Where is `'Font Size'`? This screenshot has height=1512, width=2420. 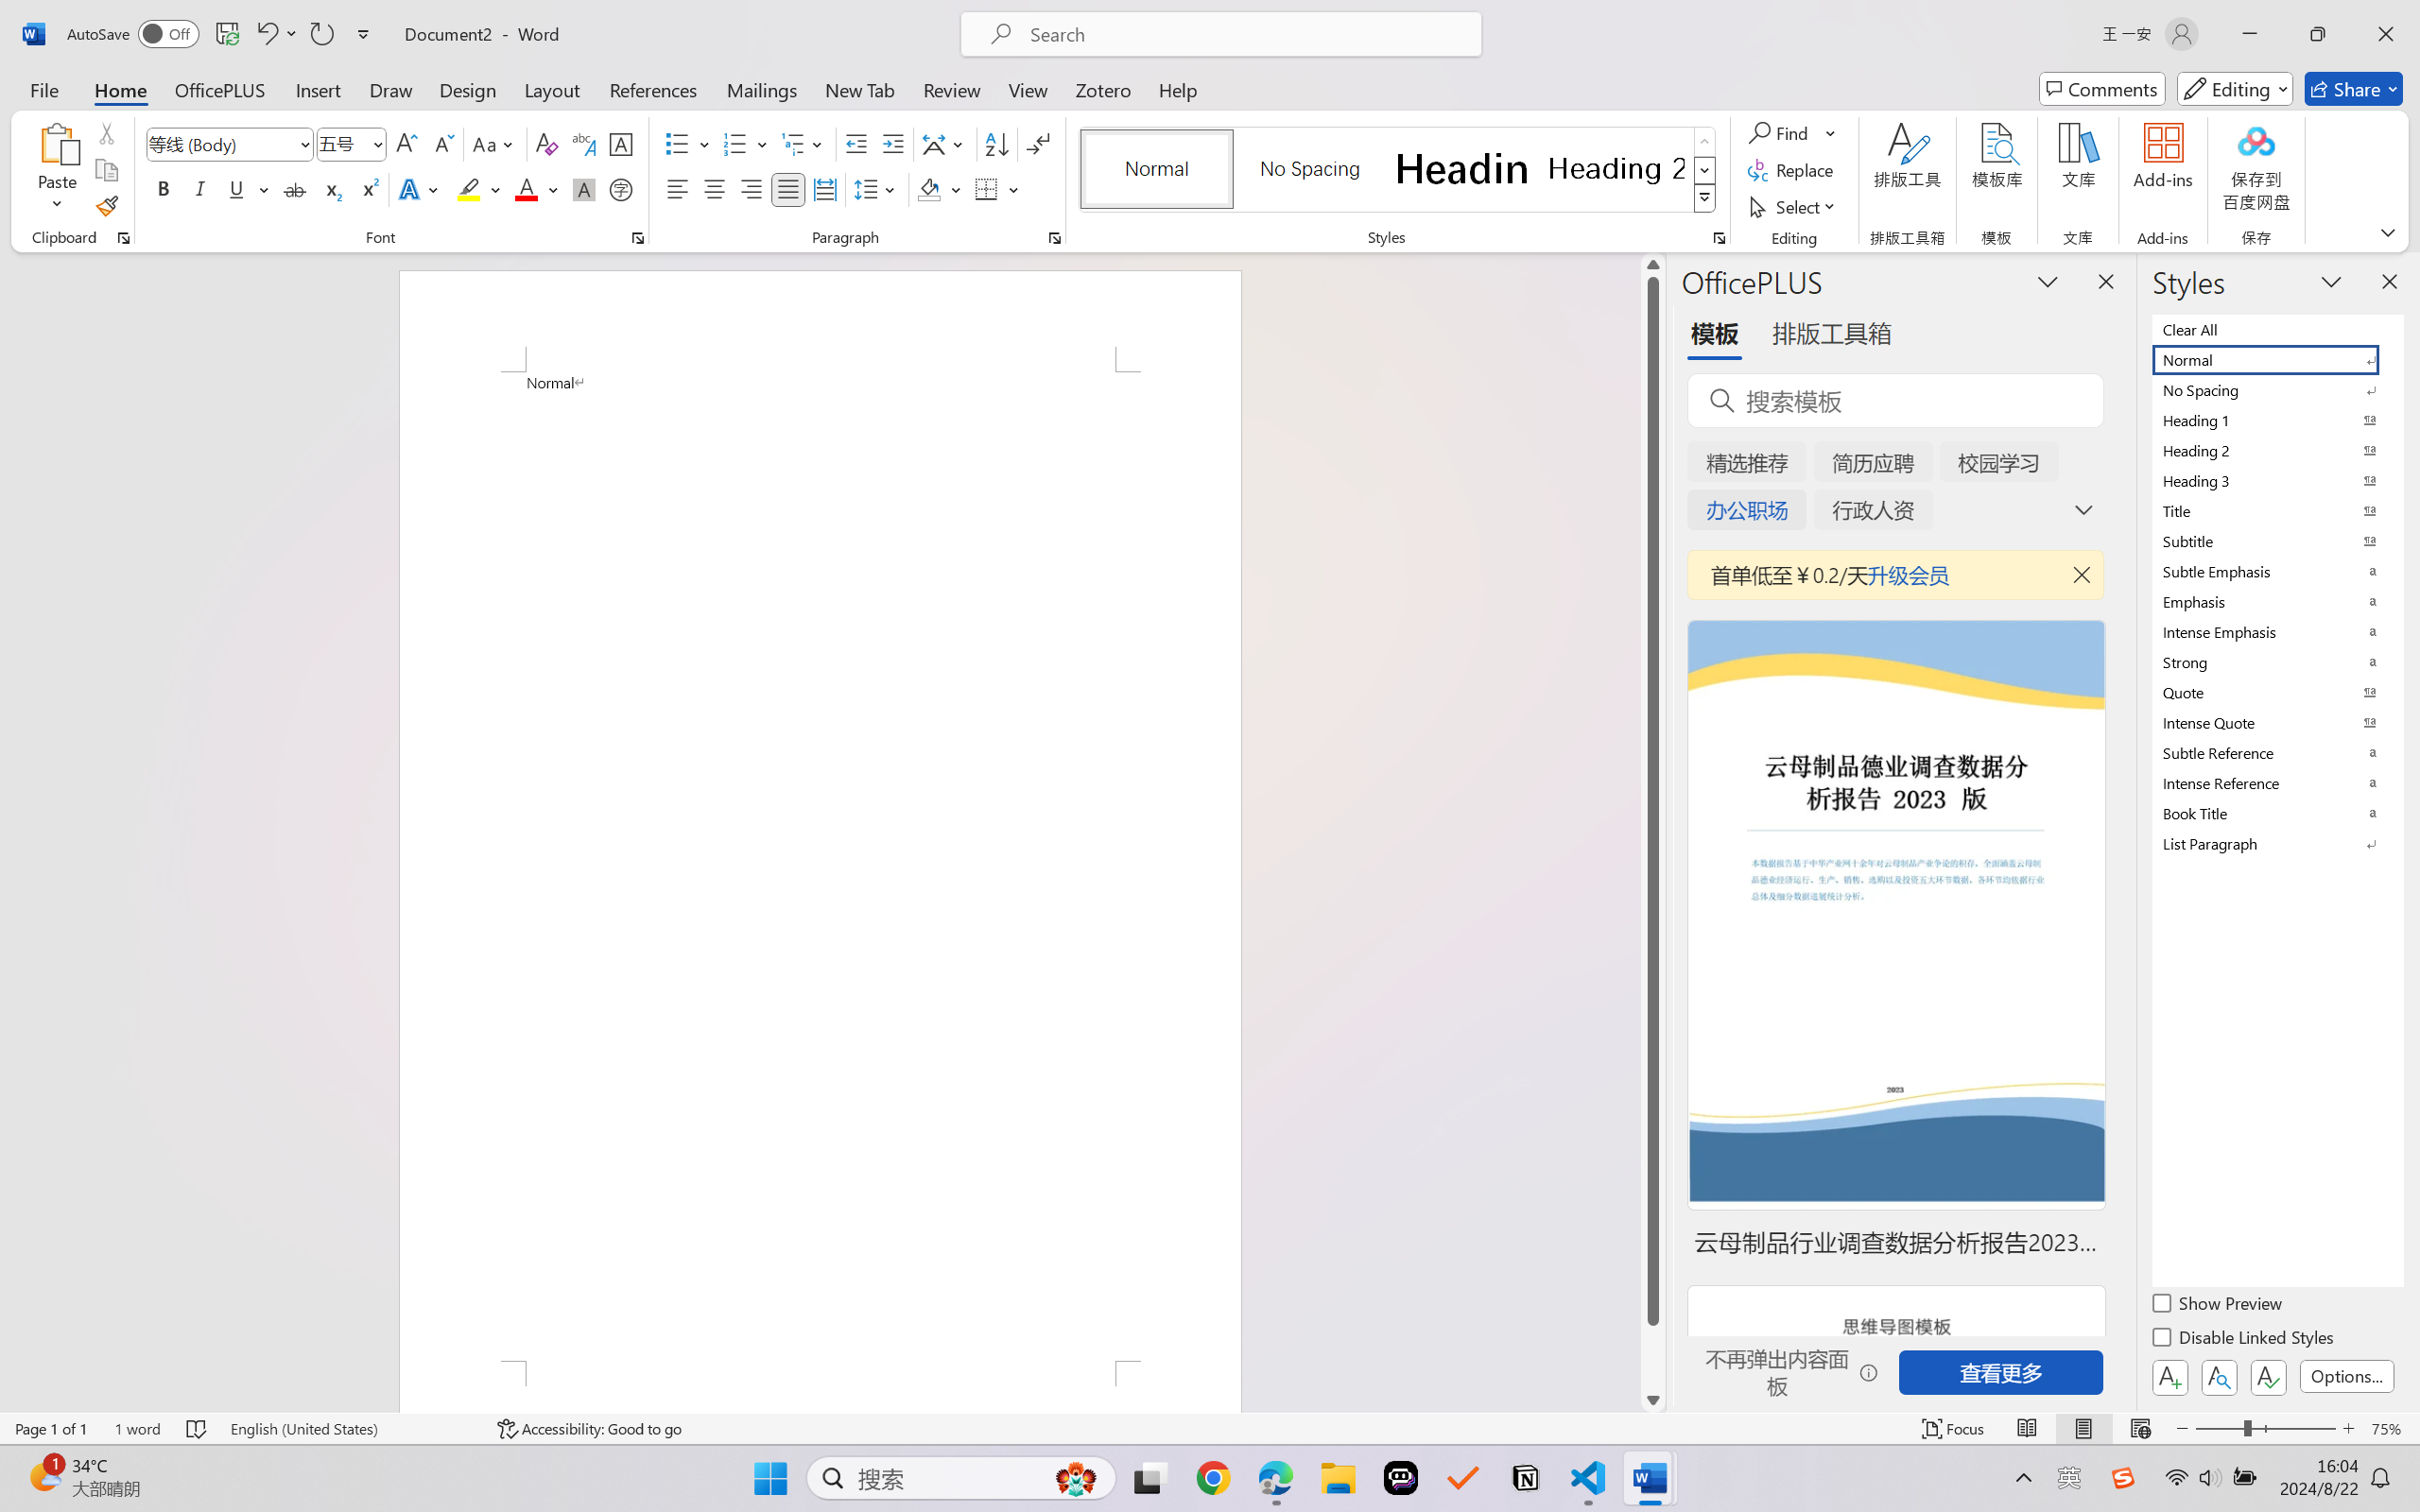
'Font Size' is located at coordinates (351, 144).